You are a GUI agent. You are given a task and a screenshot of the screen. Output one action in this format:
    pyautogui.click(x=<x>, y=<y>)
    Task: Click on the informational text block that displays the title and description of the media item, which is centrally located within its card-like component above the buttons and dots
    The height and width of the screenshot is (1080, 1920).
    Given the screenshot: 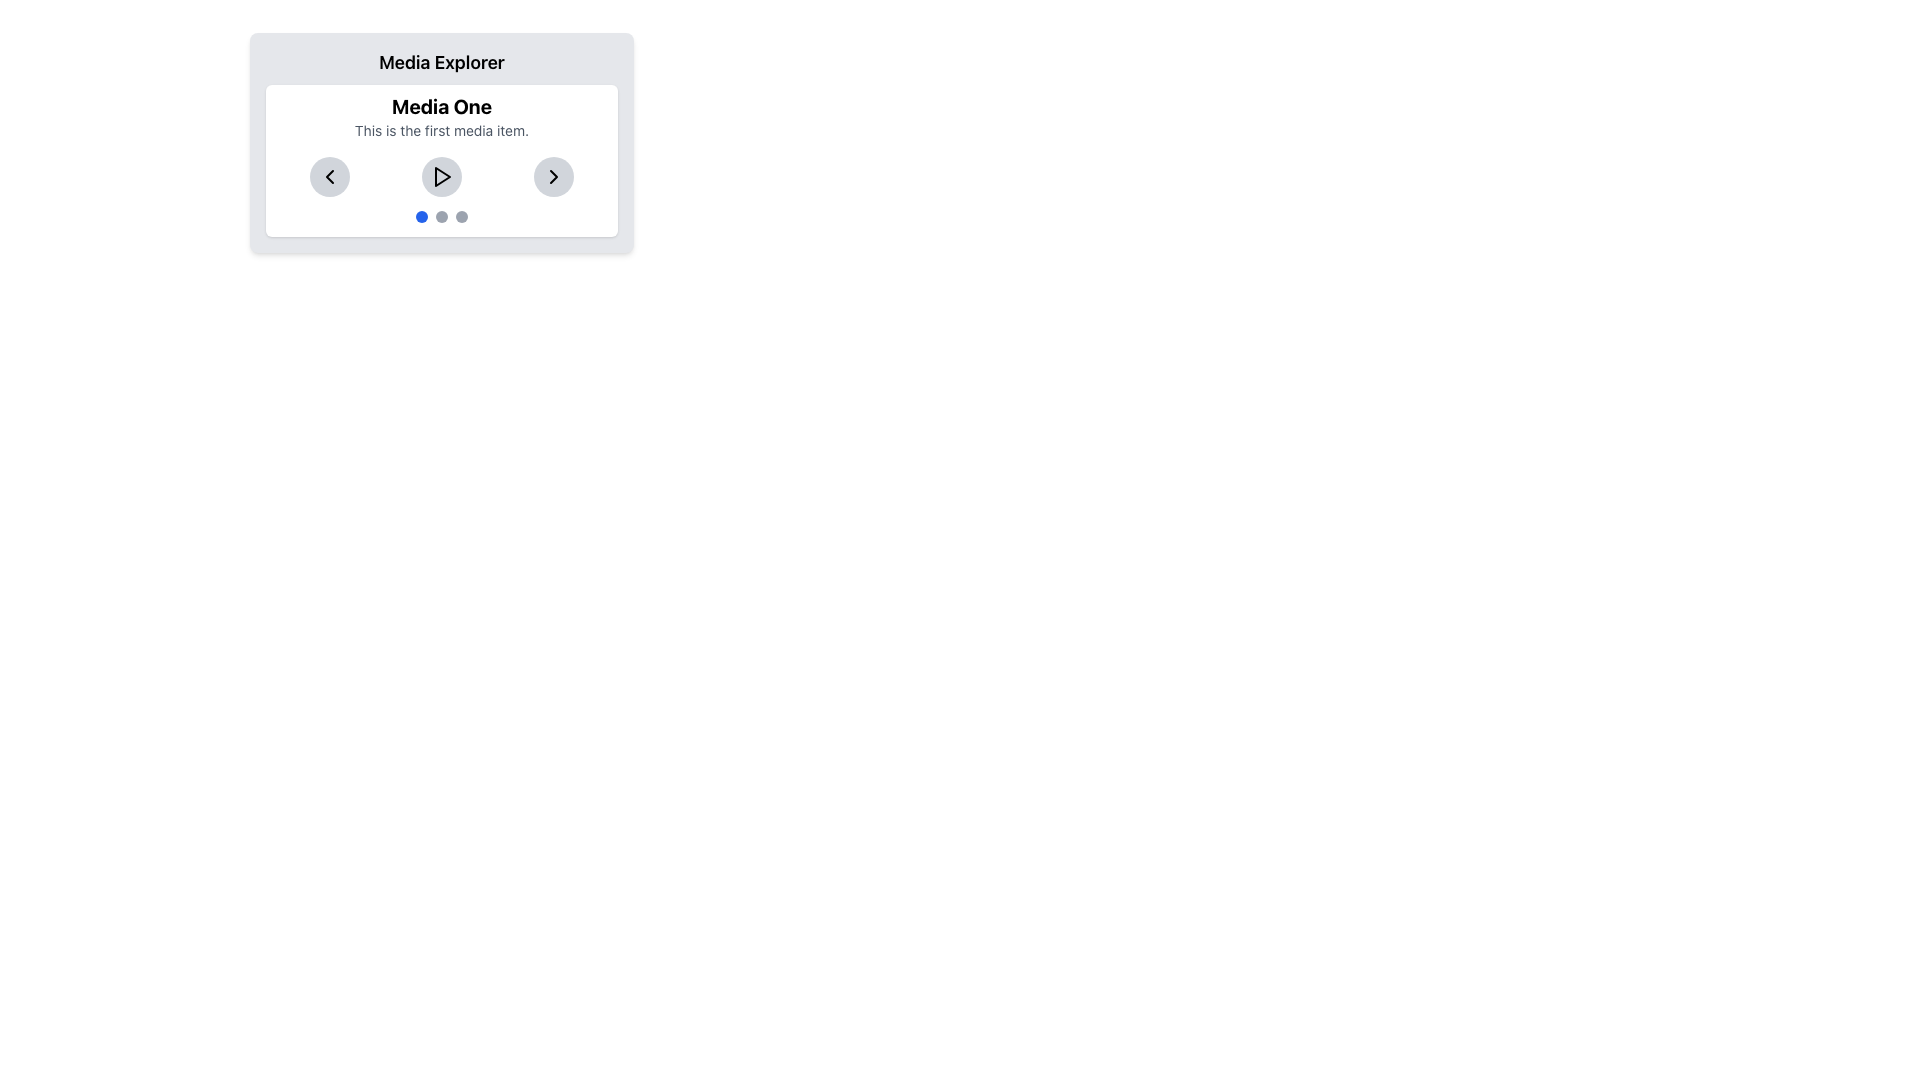 What is the action you would take?
    pyautogui.click(x=440, y=116)
    